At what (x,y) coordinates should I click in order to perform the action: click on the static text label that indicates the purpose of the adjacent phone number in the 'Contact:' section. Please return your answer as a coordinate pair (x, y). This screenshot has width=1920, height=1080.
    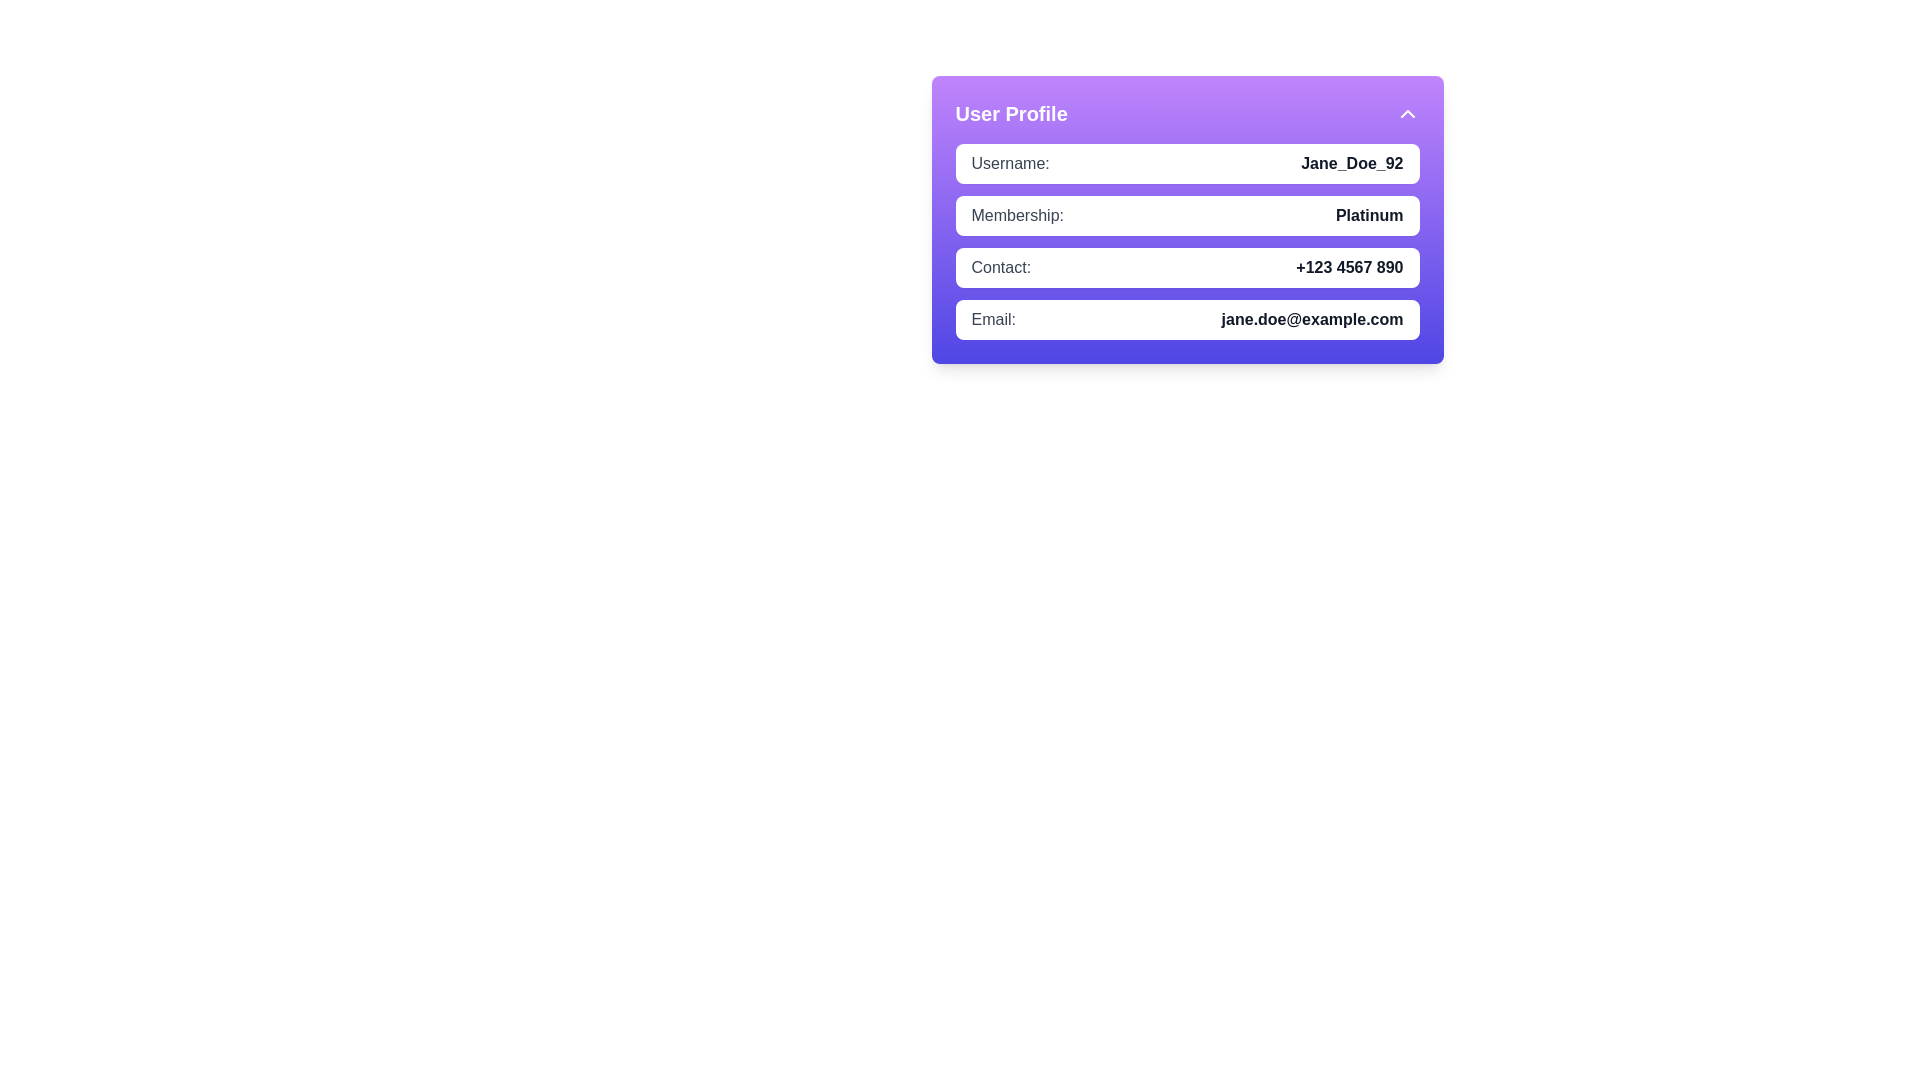
    Looking at the image, I should click on (1001, 266).